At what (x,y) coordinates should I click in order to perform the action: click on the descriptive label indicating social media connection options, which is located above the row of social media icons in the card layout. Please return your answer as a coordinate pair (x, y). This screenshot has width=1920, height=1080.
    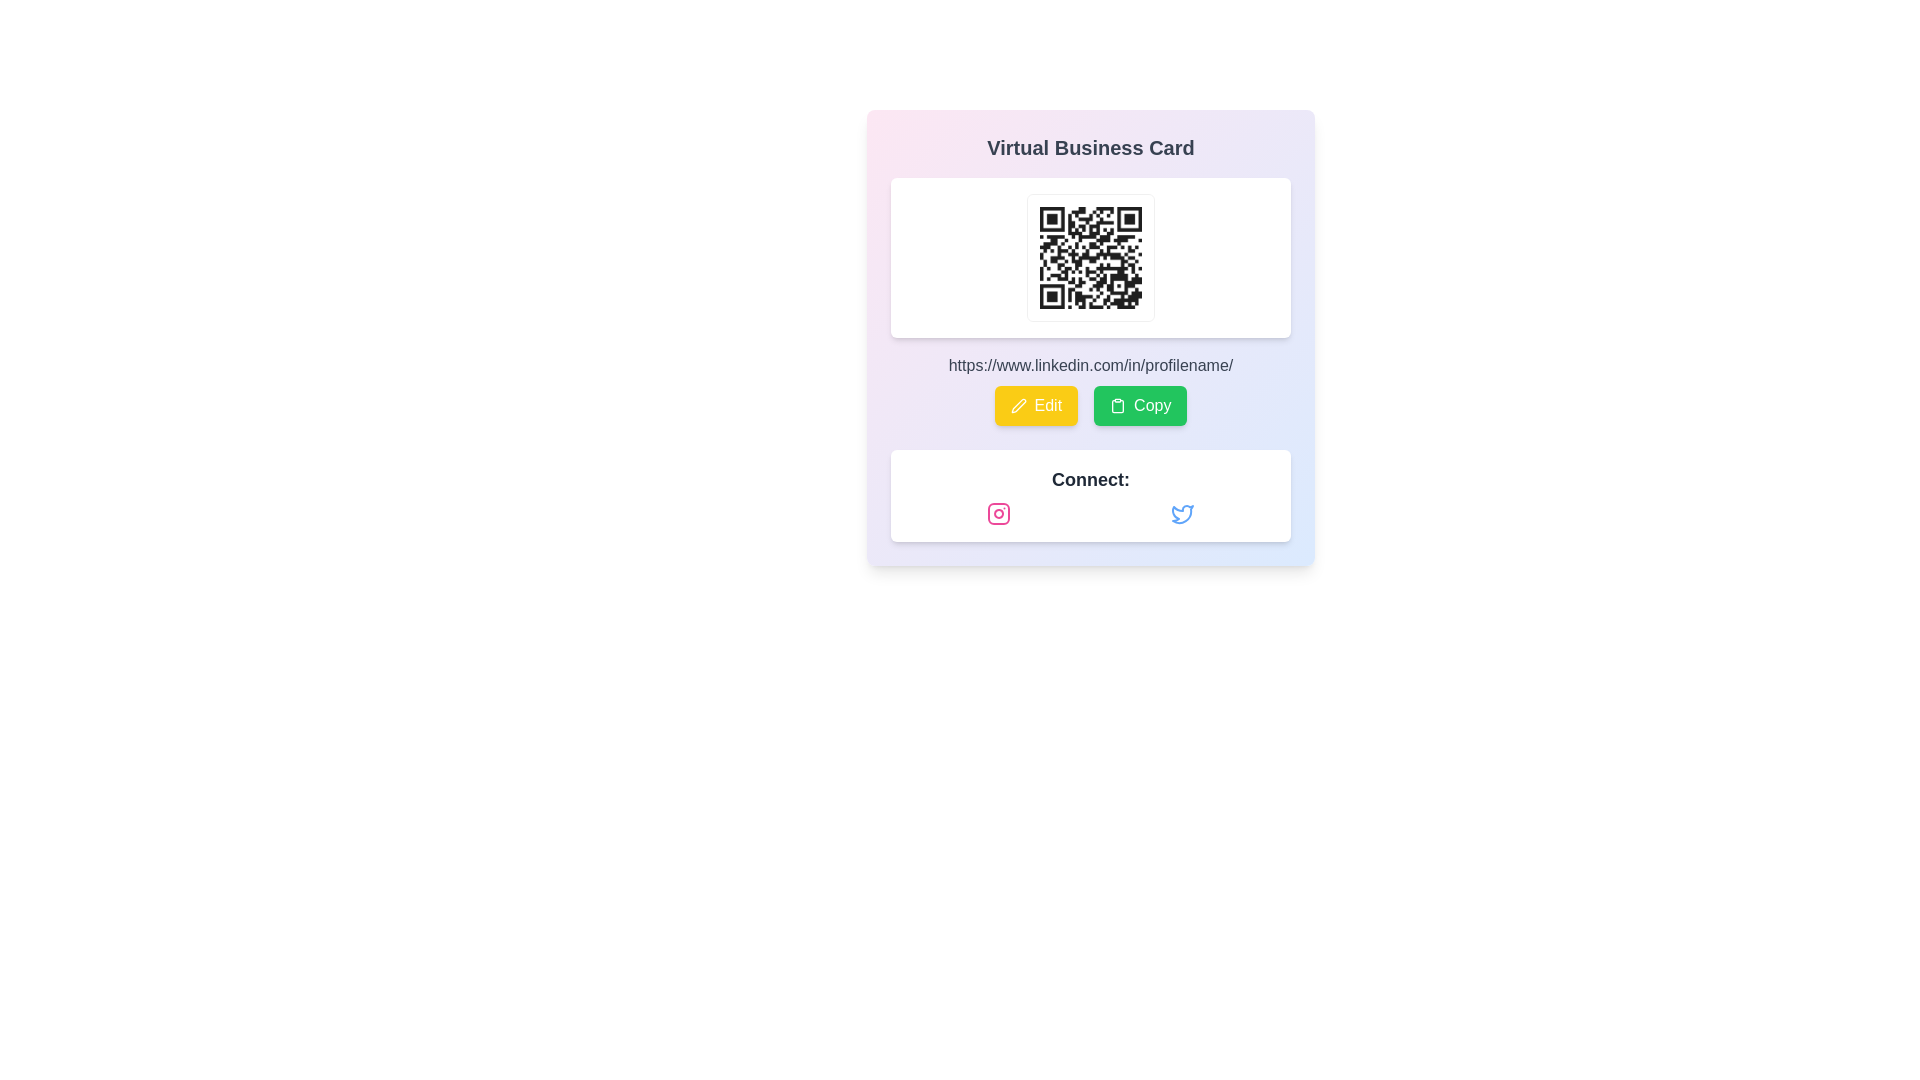
    Looking at the image, I should click on (1089, 479).